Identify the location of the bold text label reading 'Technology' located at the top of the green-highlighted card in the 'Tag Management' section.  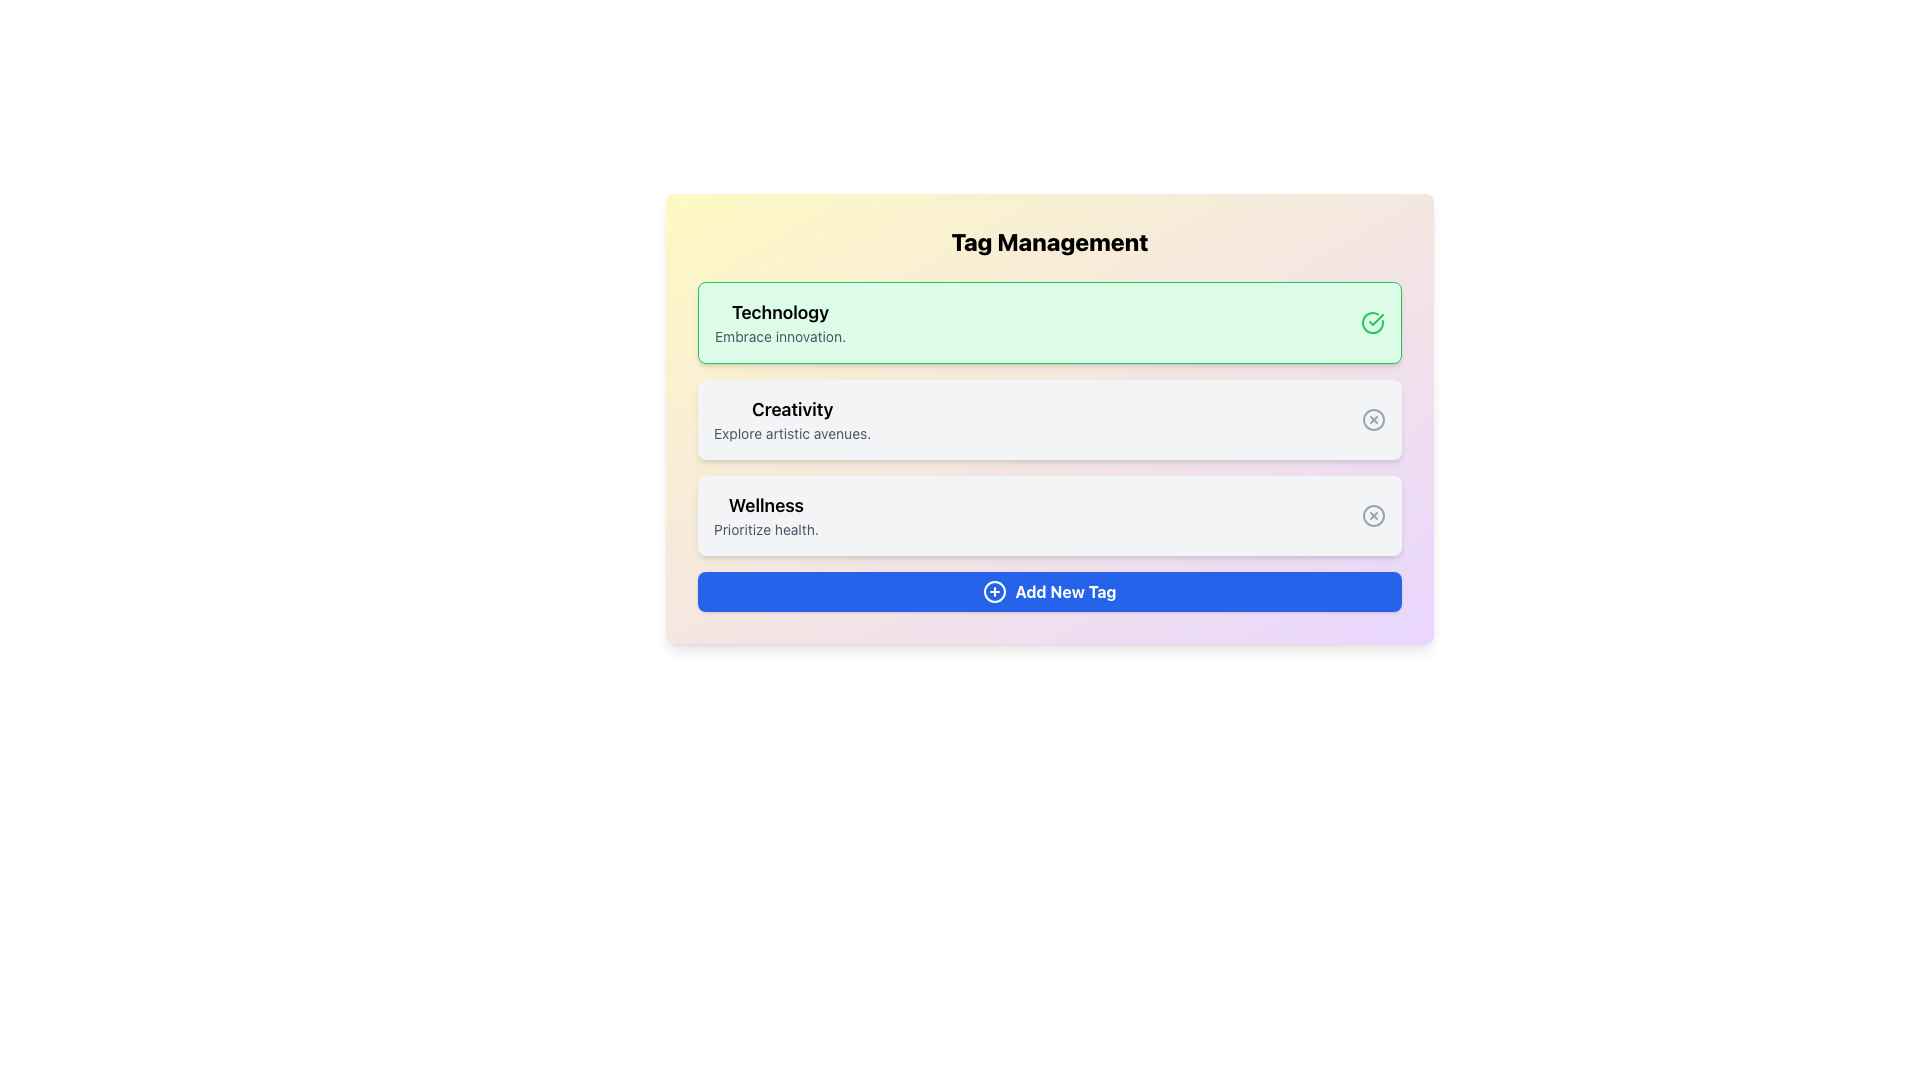
(779, 312).